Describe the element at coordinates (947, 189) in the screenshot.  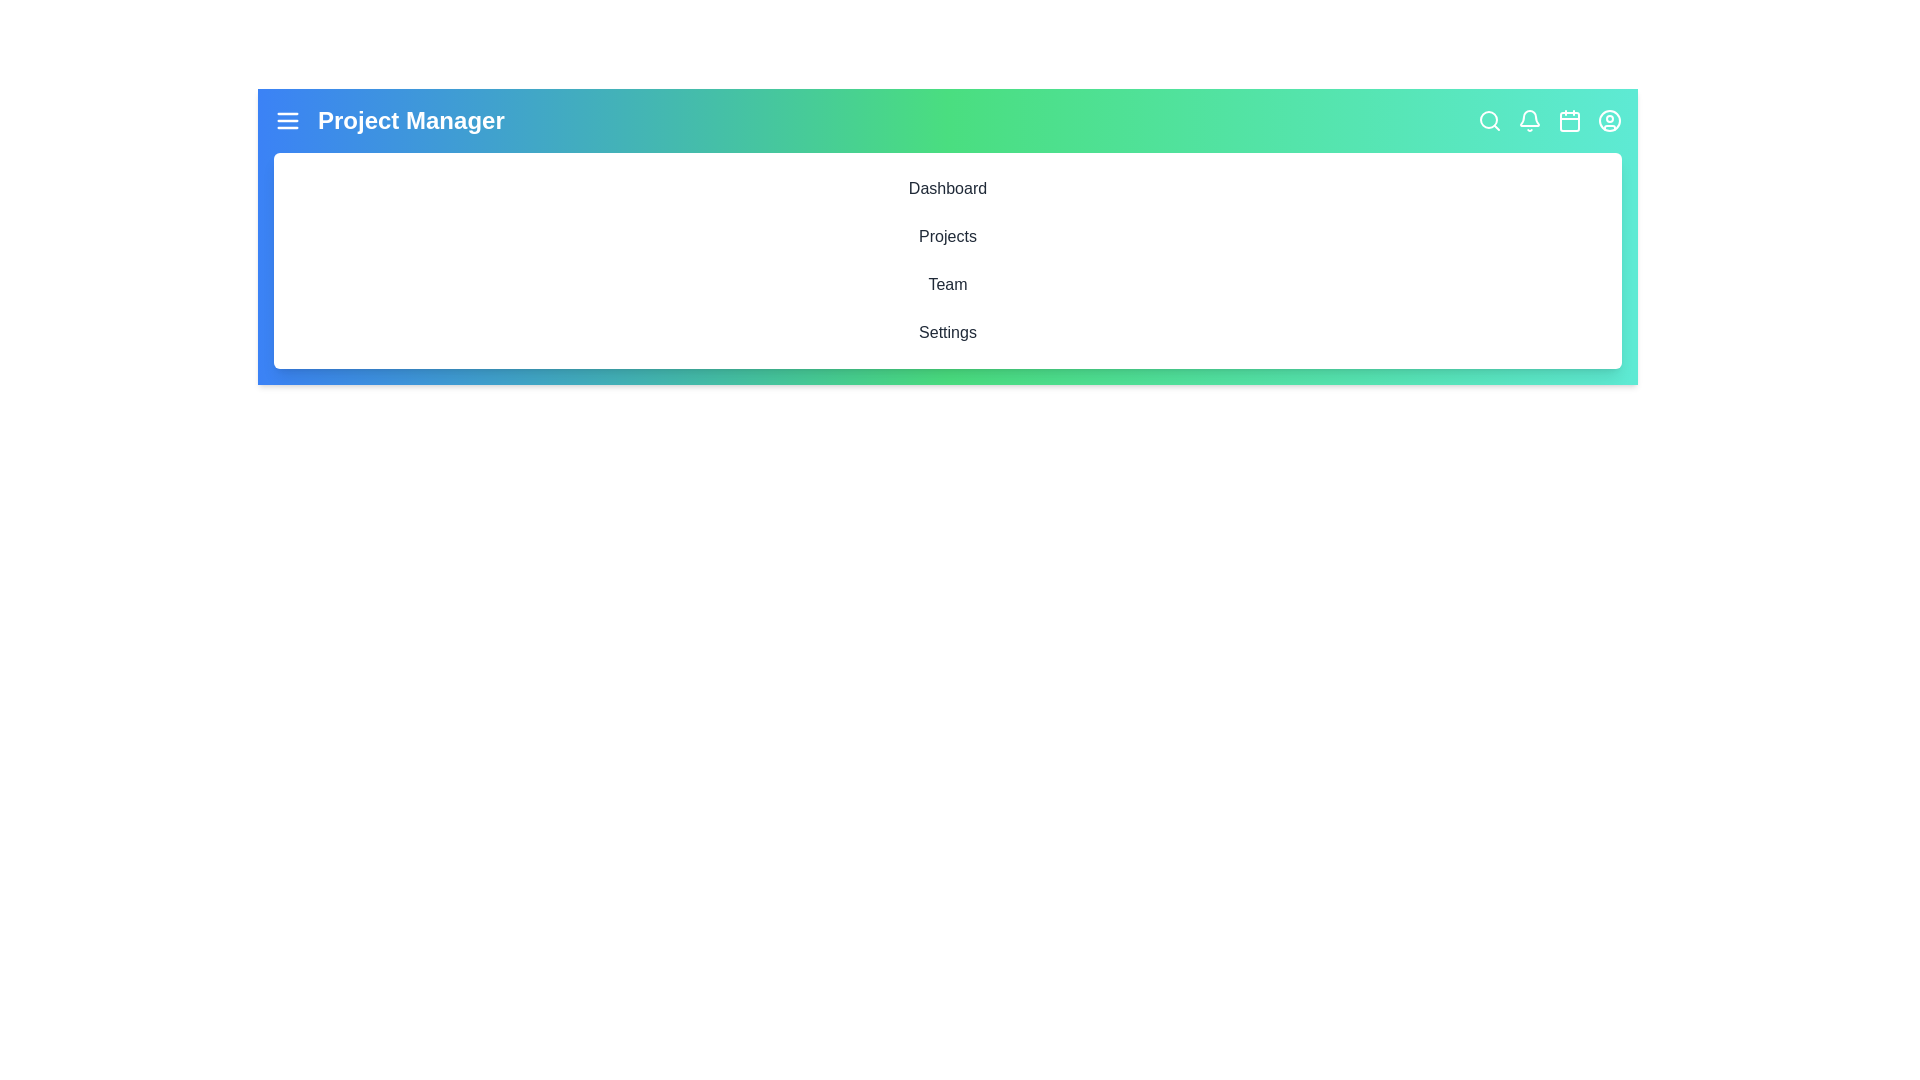
I see `the text element Dashboard in the AppBar` at that location.